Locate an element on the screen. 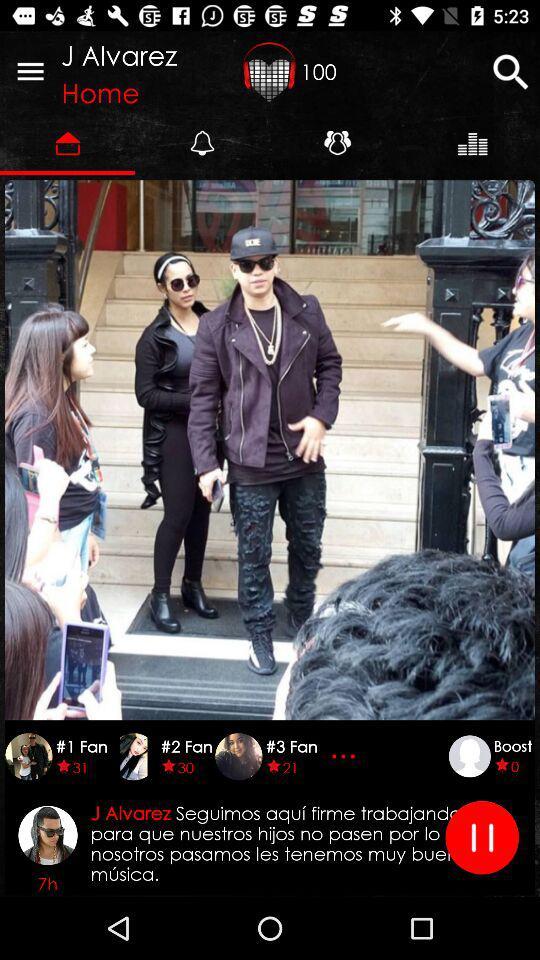 Image resolution: width=540 pixels, height=960 pixels. the icon next to 100 is located at coordinates (510, 71).